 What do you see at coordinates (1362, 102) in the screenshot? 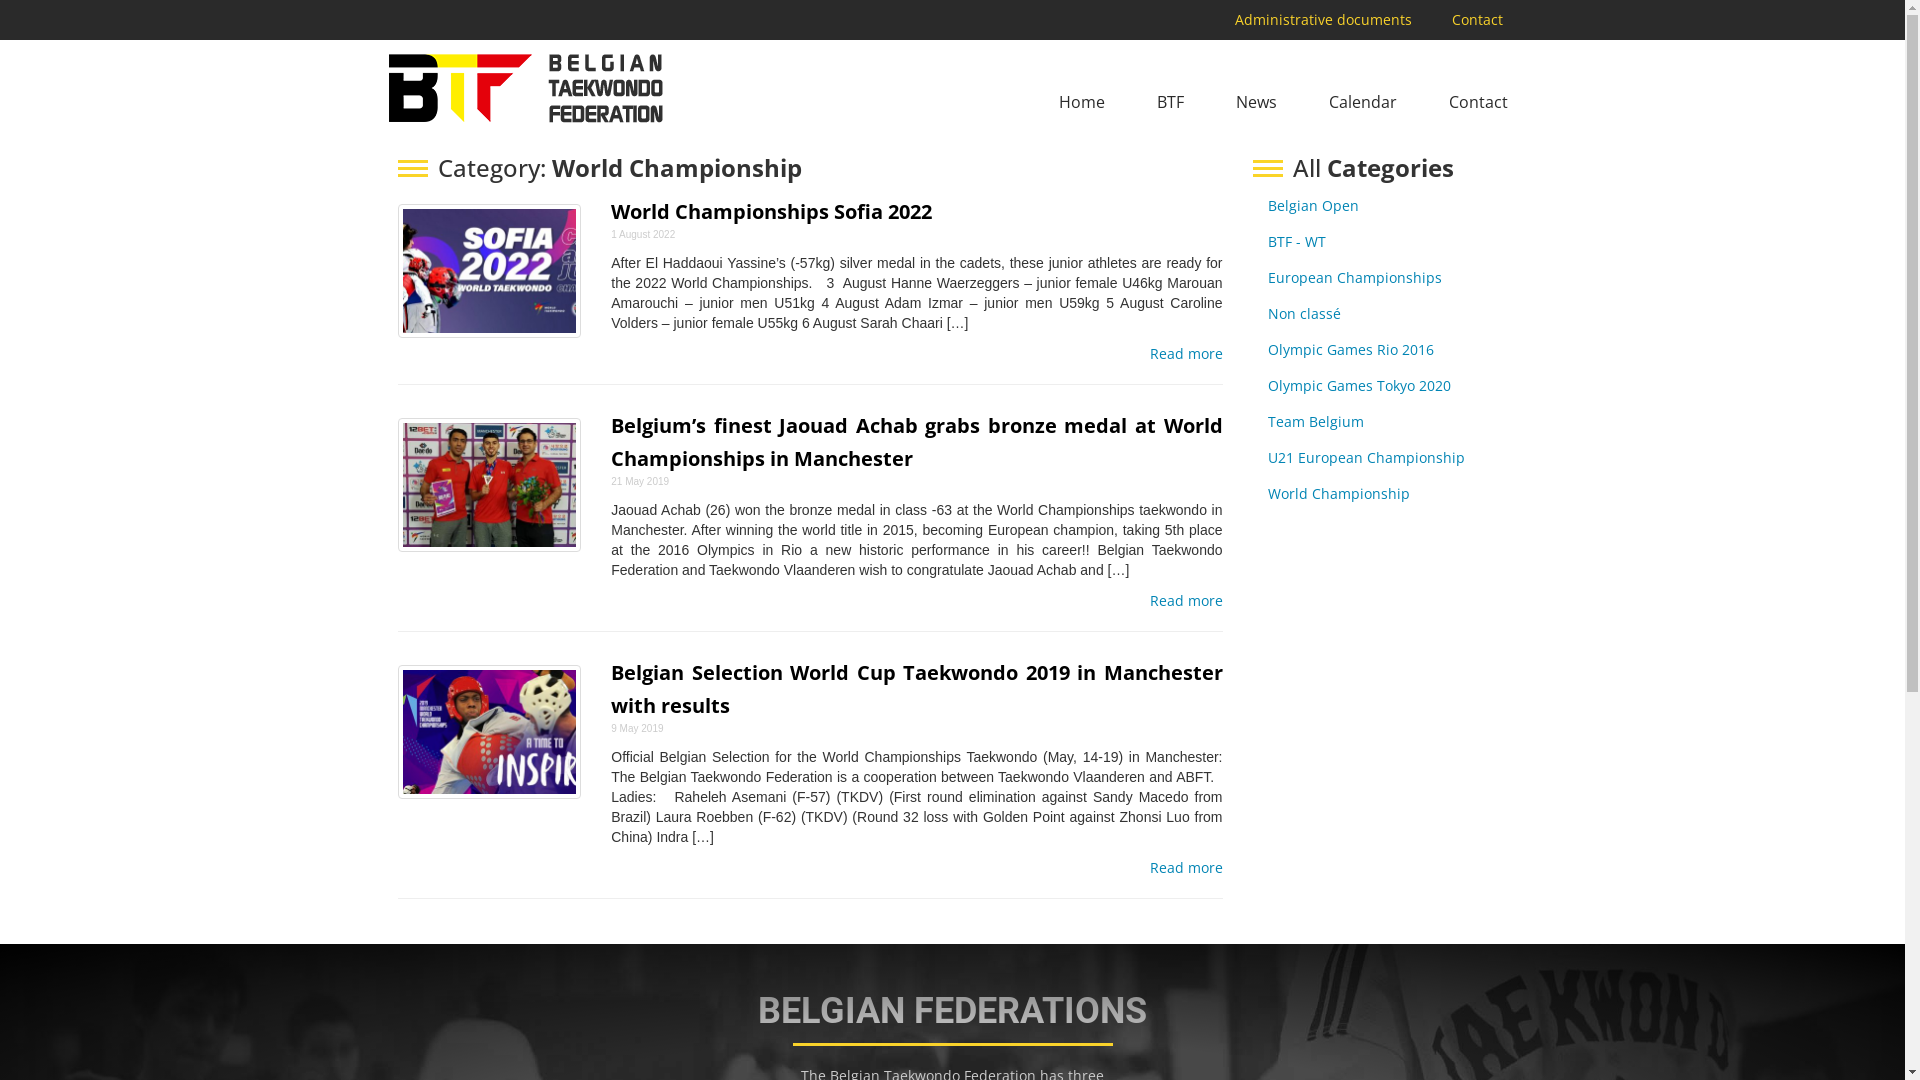
I see `'Calendar'` at bounding box center [1362, 102].